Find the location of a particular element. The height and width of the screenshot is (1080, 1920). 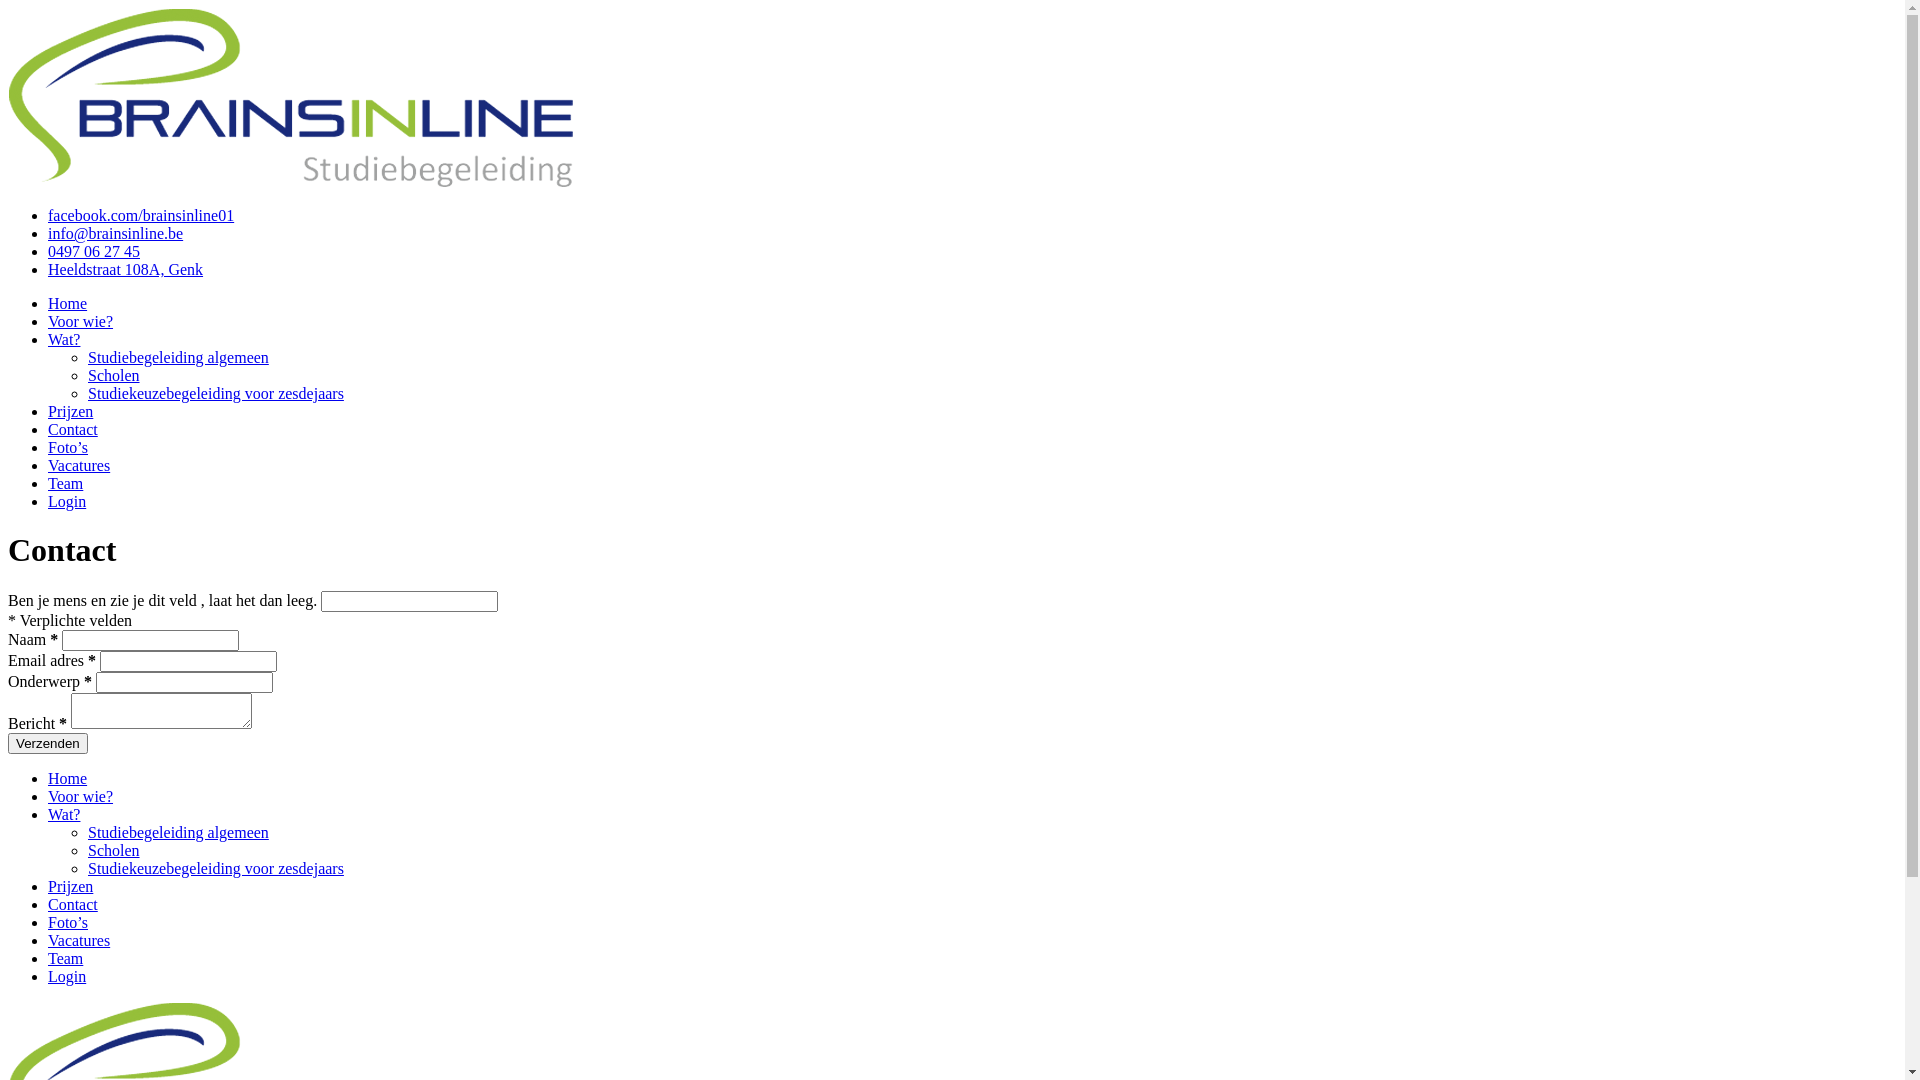

'Scholen' is located at coordinates (113, 375).